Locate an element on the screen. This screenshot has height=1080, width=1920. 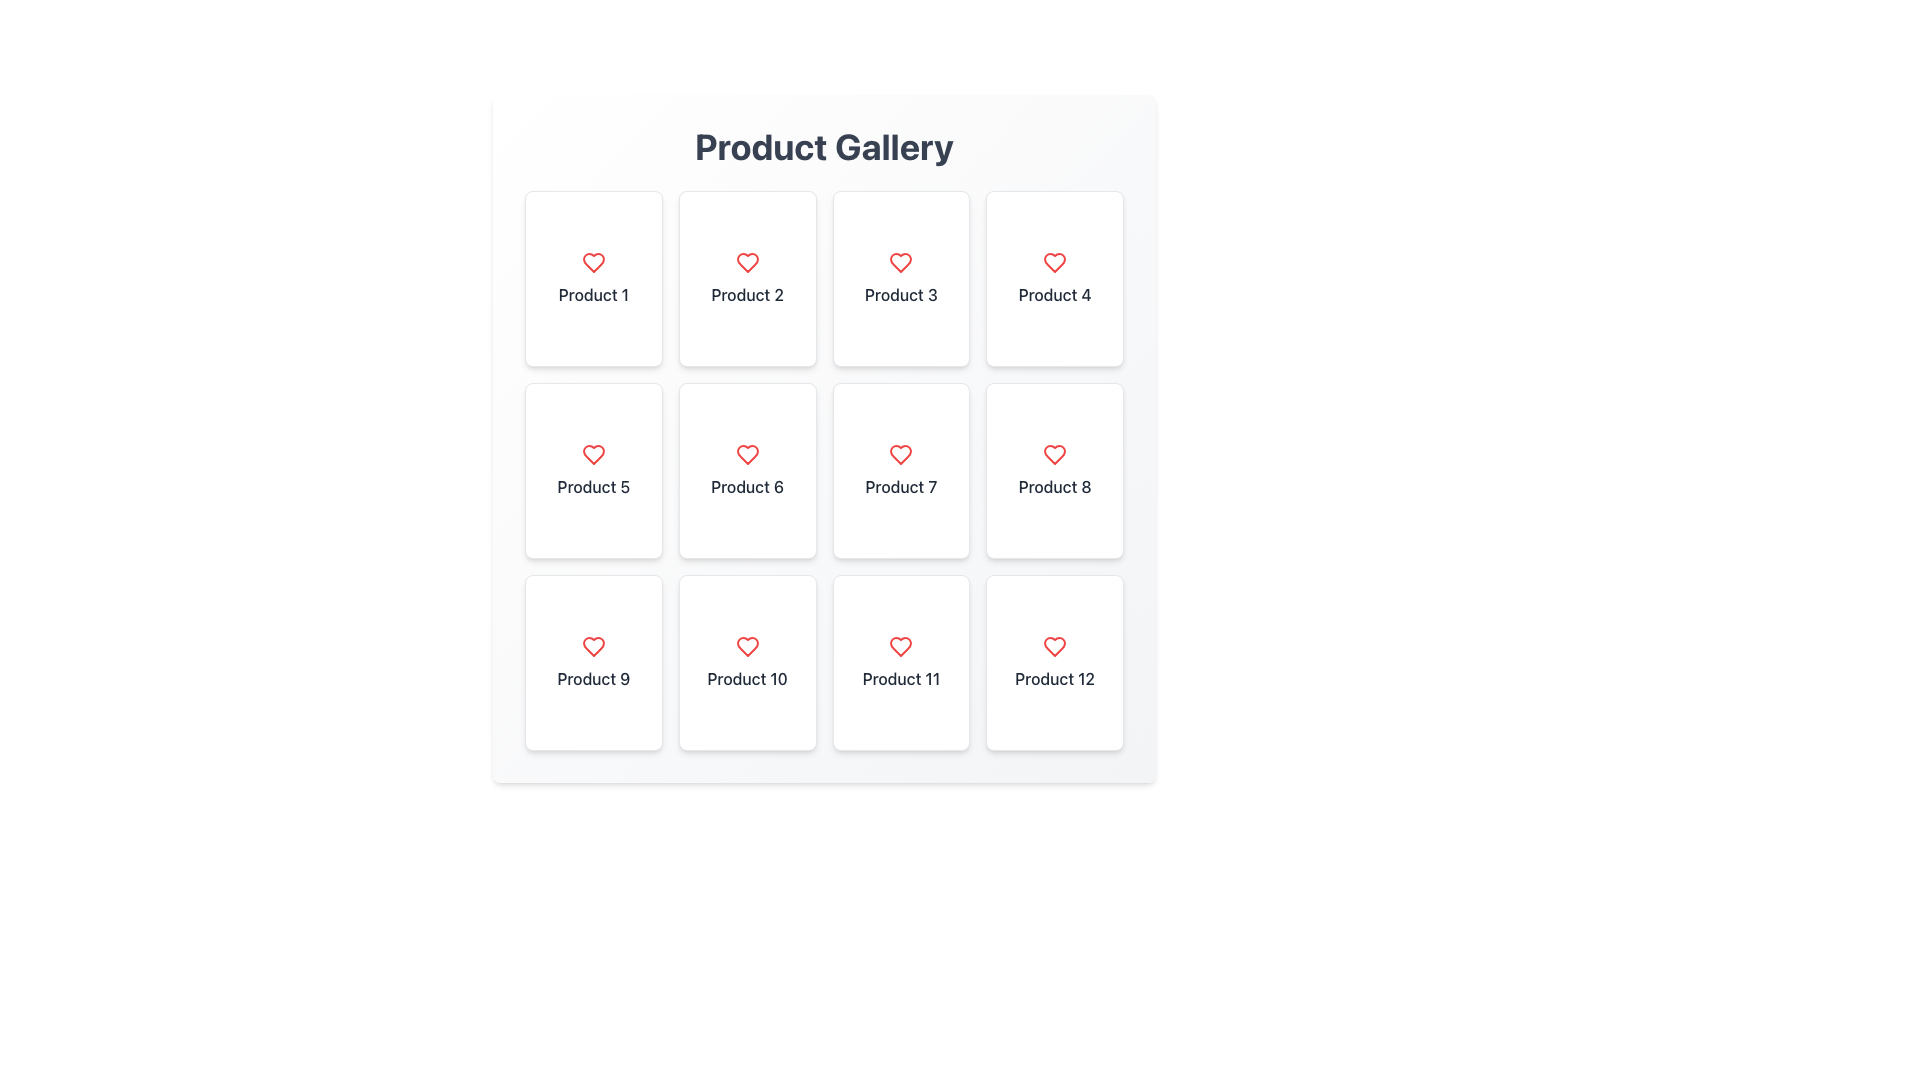
the heart icon within the 'Product 9' card located in the third row and first column of the product grid is located at coordinates (592, 663).